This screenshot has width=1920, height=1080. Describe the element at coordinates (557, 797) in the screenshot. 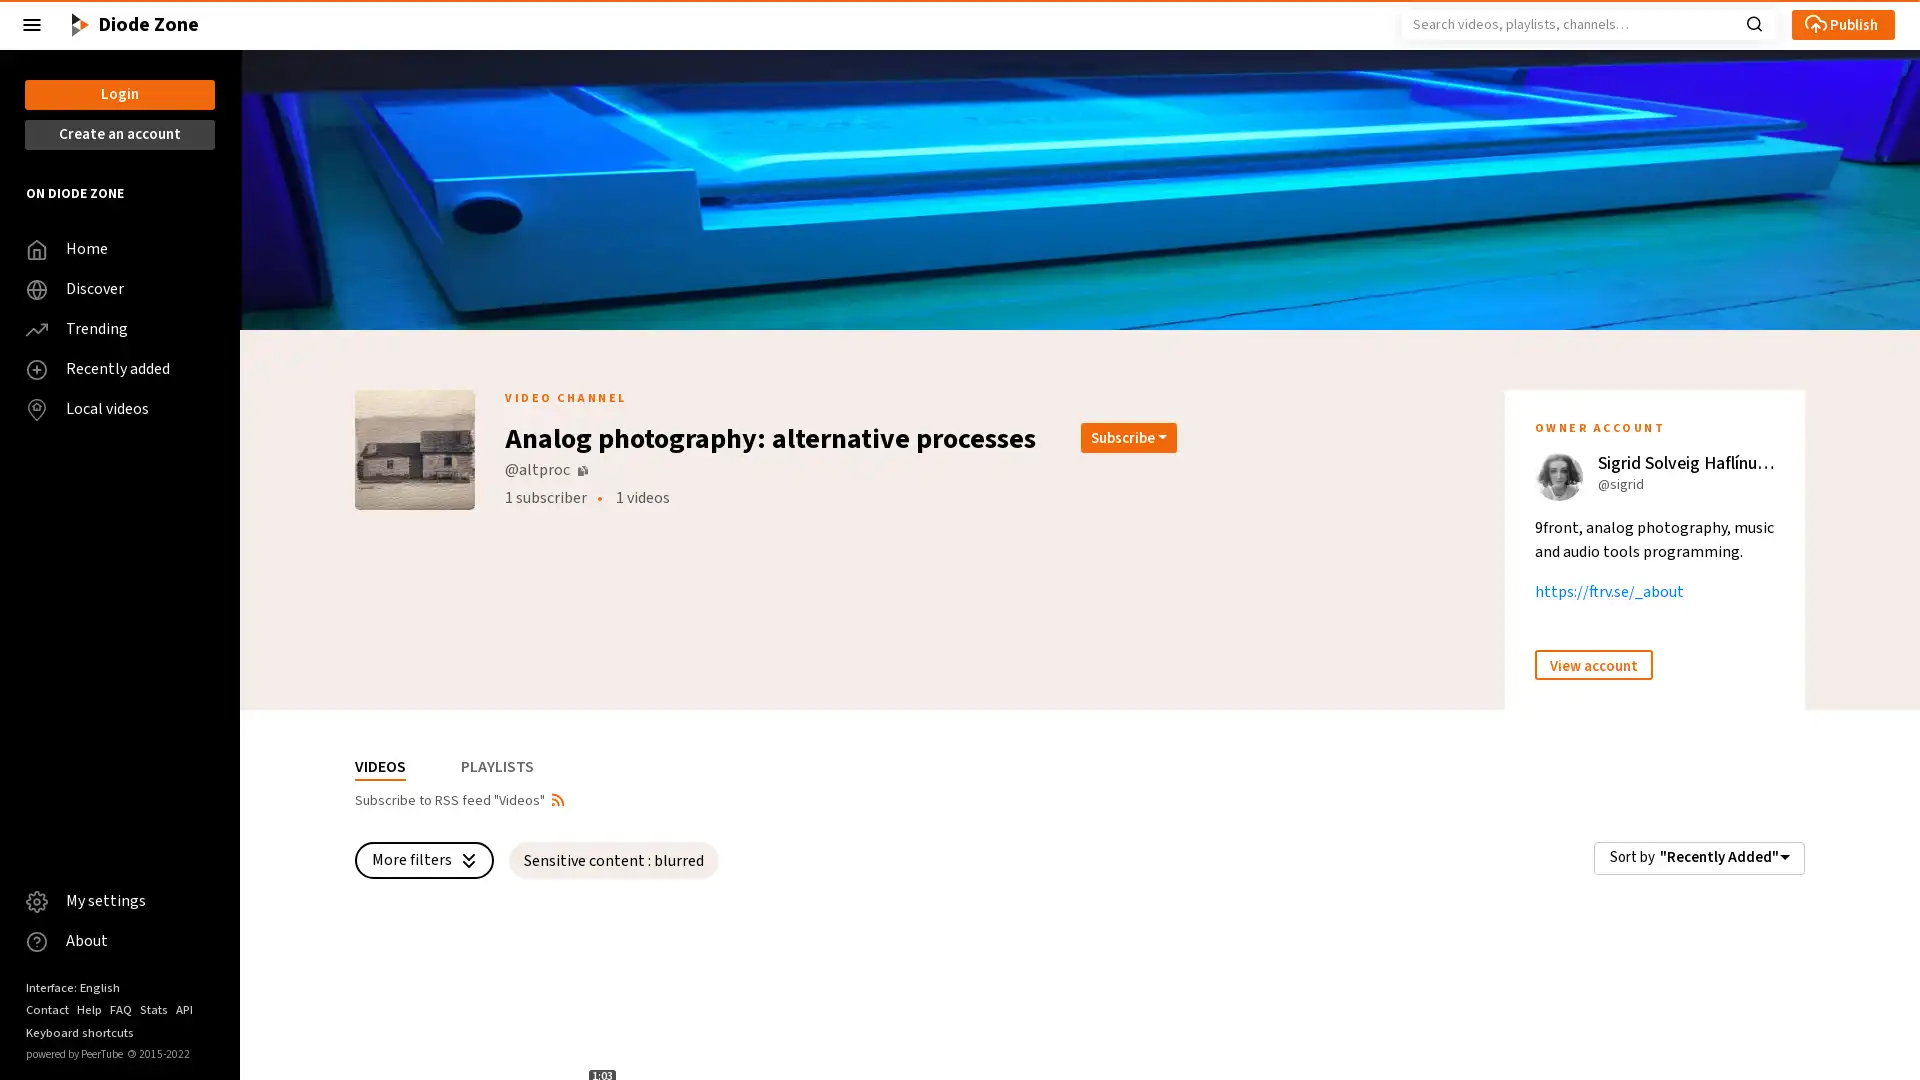

I see `Open syndication dropdown` at that location.